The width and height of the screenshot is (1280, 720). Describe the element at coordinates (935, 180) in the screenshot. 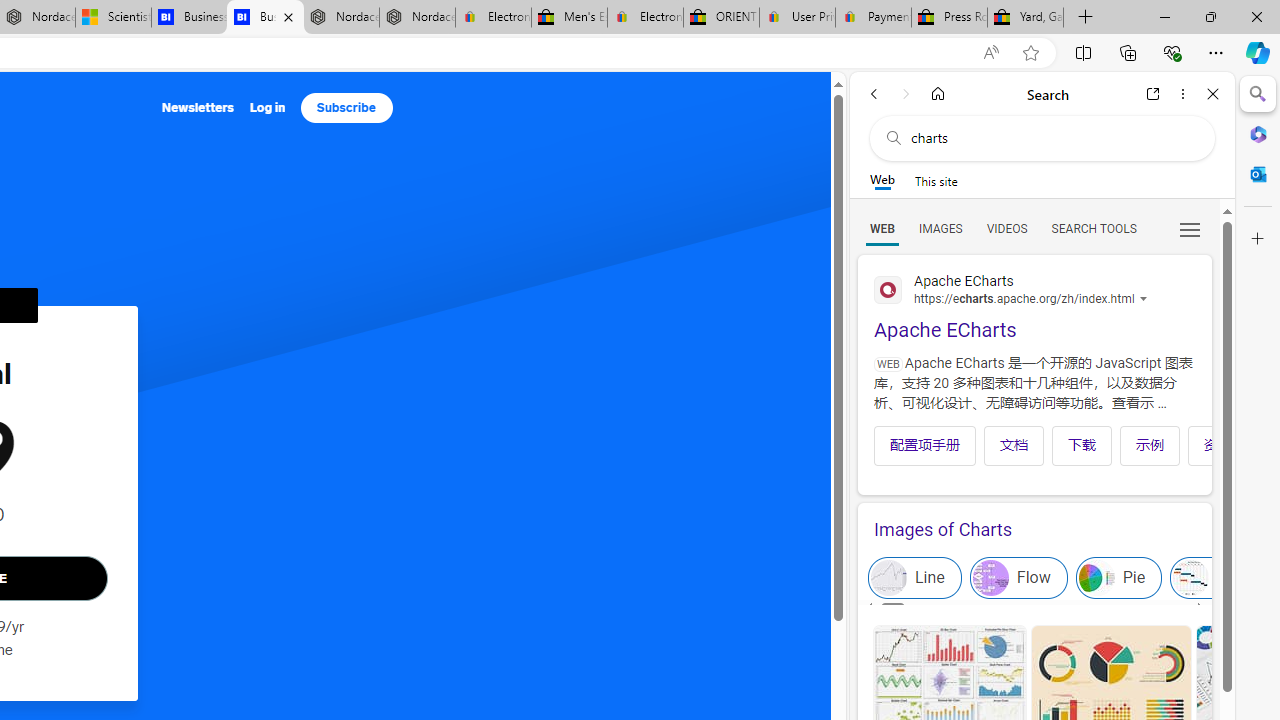

I see `'This site scope'` at that location.